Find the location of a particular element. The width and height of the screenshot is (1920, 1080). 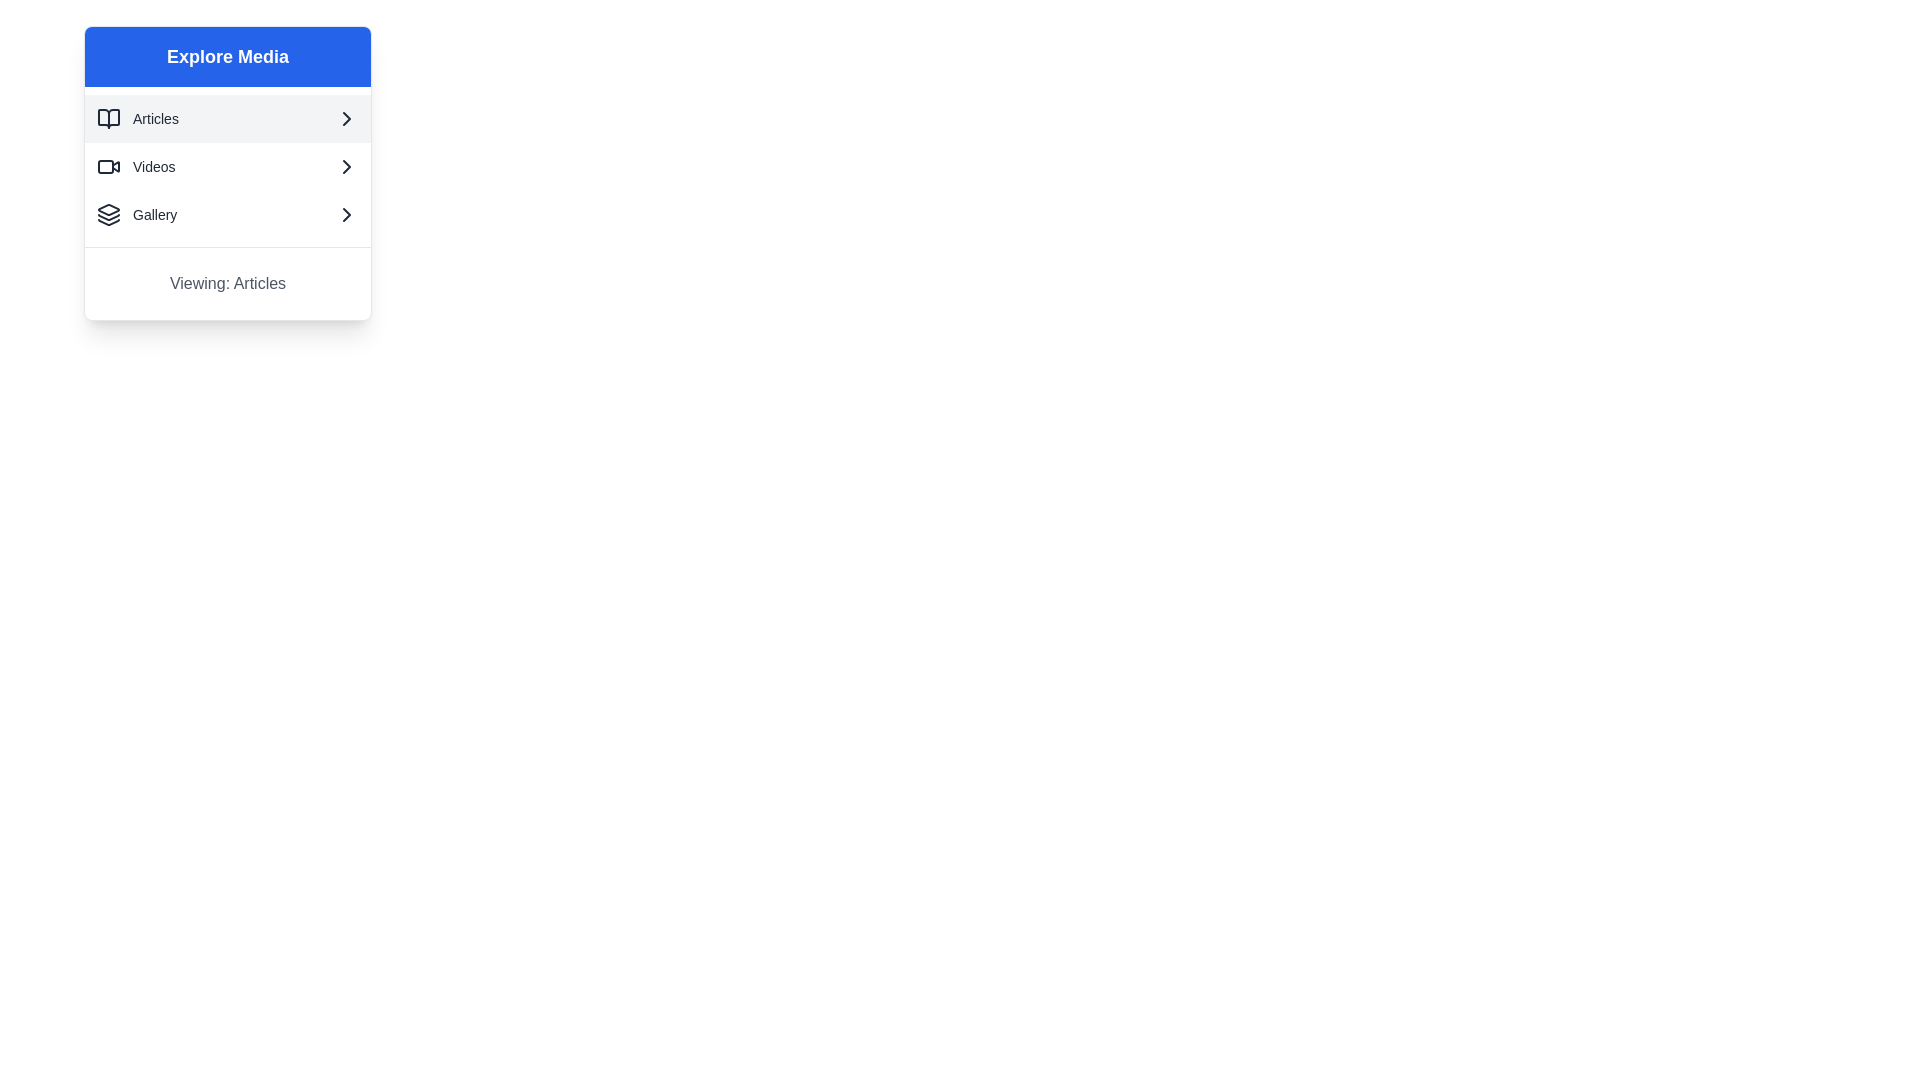

the 'Articles' icon in the 'Explore Media' menu, which is located in the first row of items on the left side next to the text 'Articles' is located at coordinates (108, 119).